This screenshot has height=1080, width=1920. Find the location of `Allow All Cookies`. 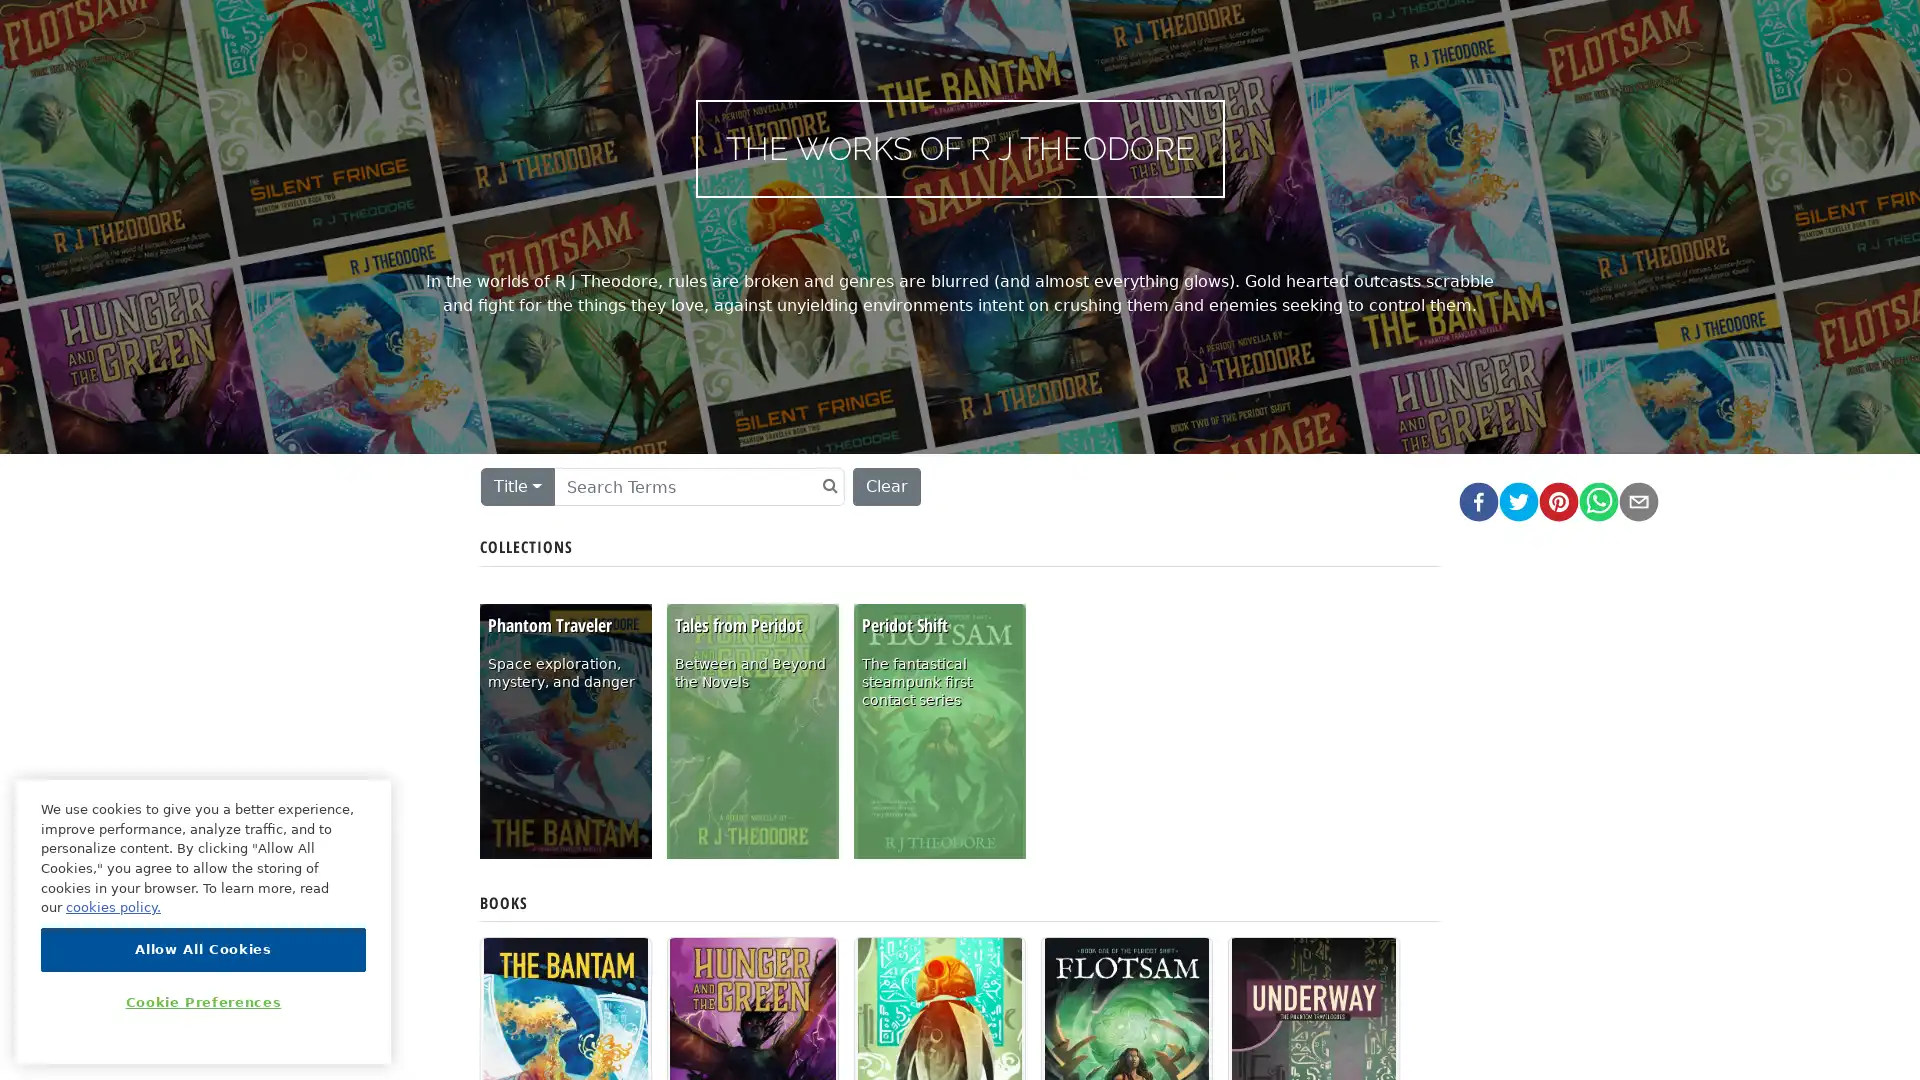

Allow All Cookies is located at coordinates (203, 948).